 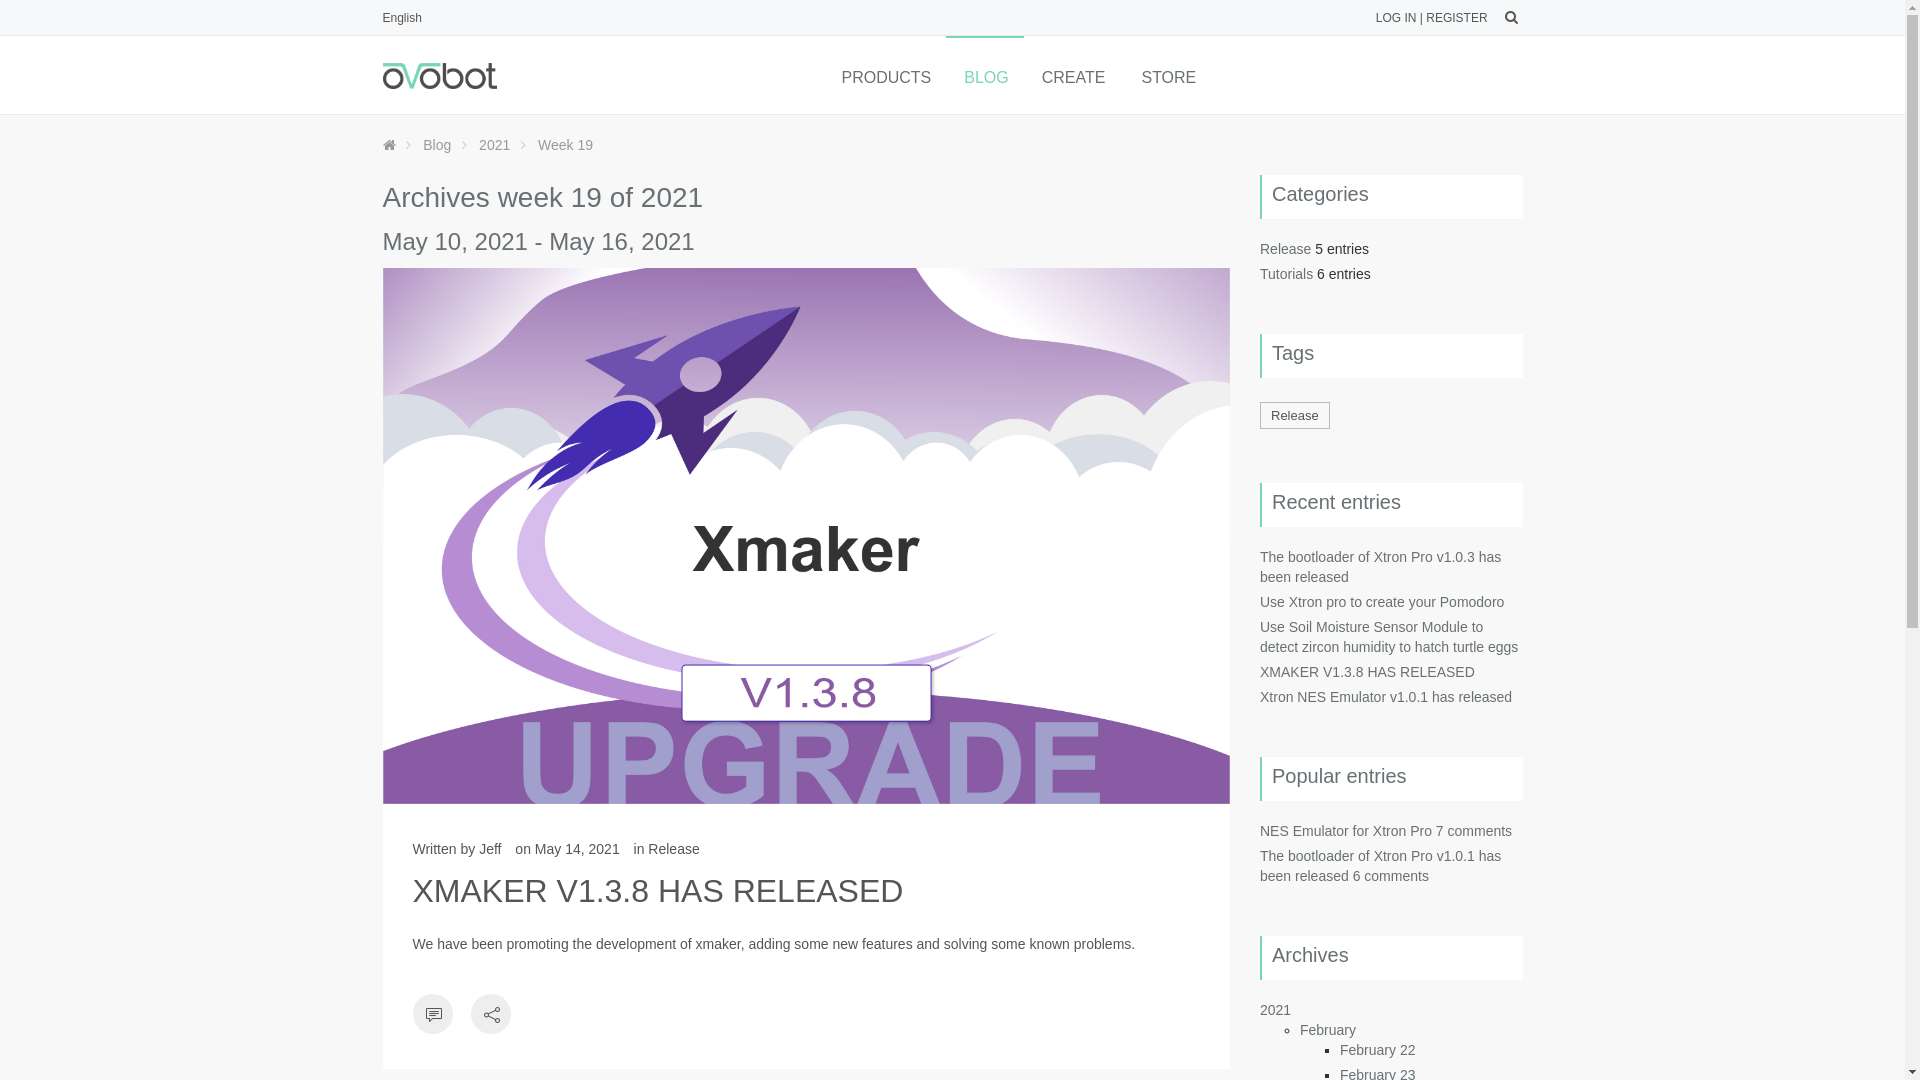 What do you see at coordinates (1390, 874) in the screenshot?
I see `'6 comments'` at bounding box center [1390, 874].